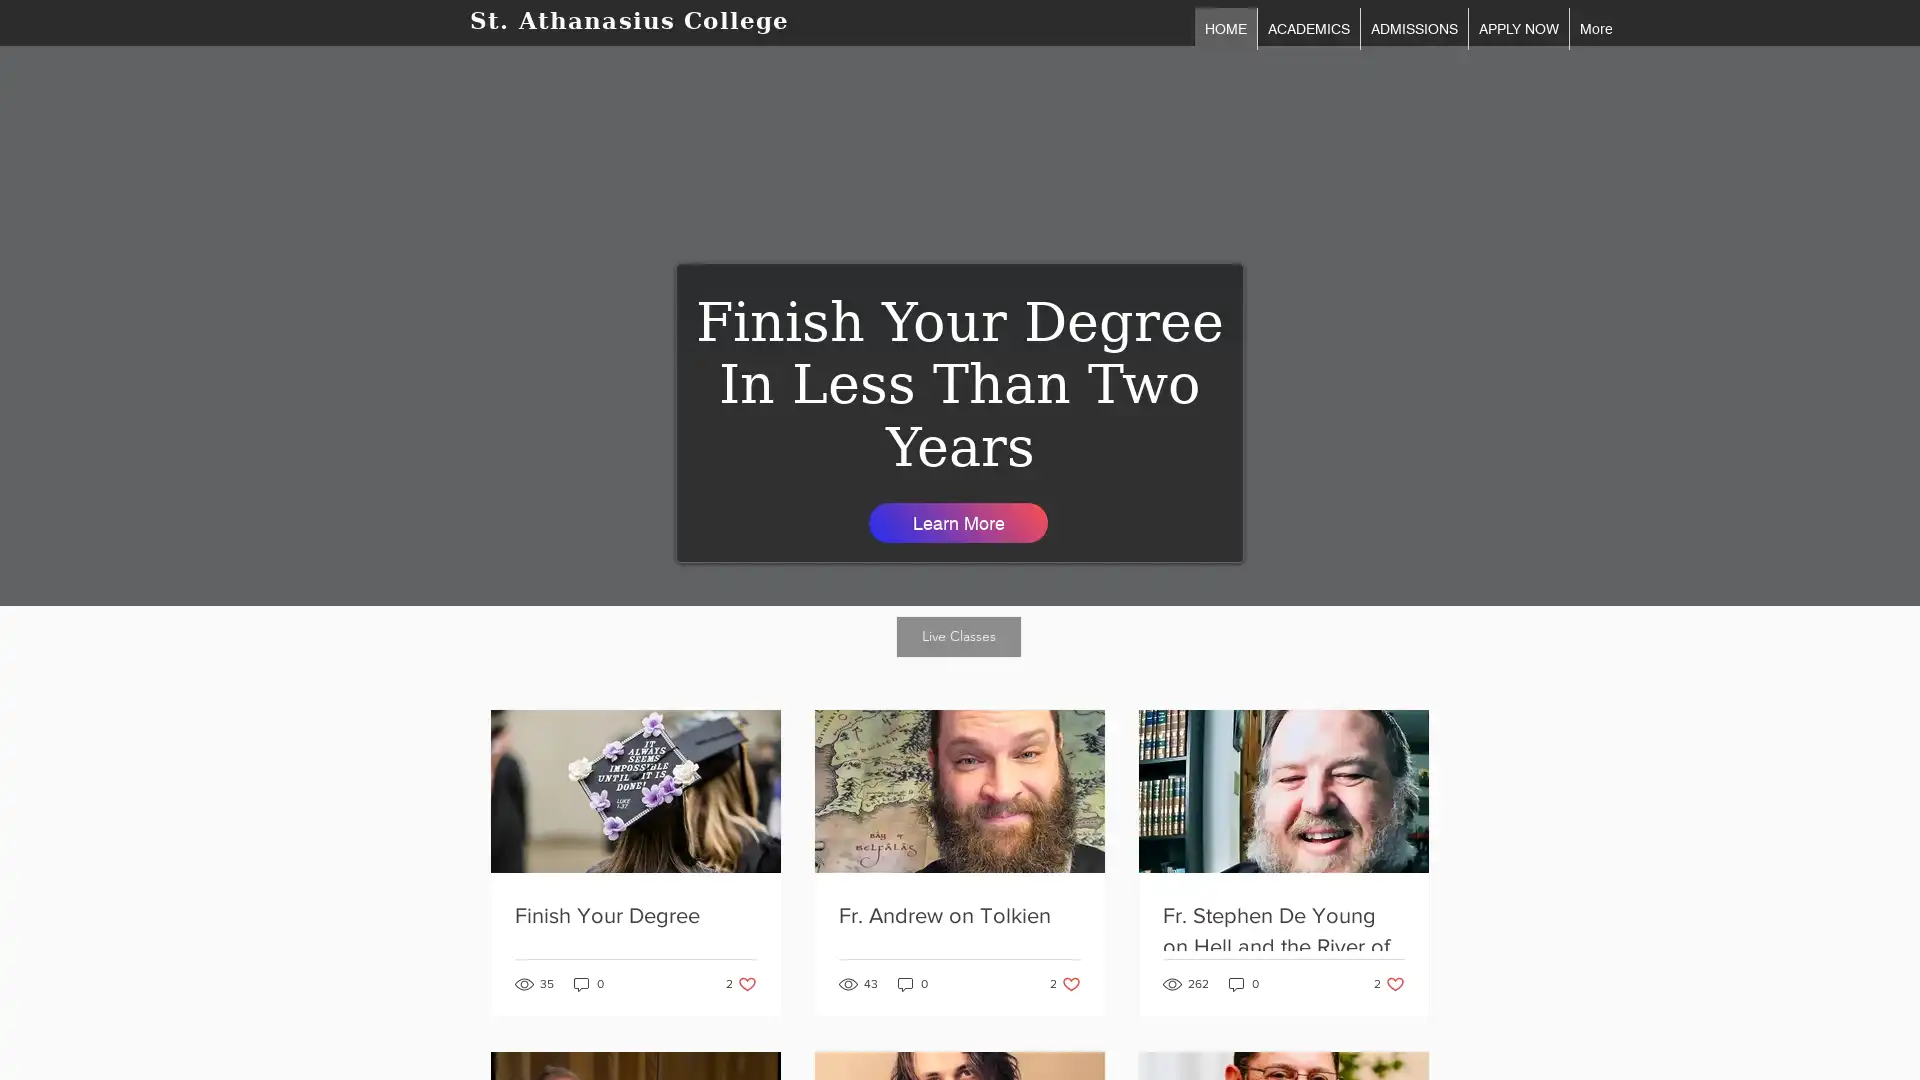 The width and height of the screenshot is (1920, 1080). What do you see at coordinates (1388, 982) in the screenshot?
I see `2 likes. Post not marked as liked` at bounding box center [1388, 982].